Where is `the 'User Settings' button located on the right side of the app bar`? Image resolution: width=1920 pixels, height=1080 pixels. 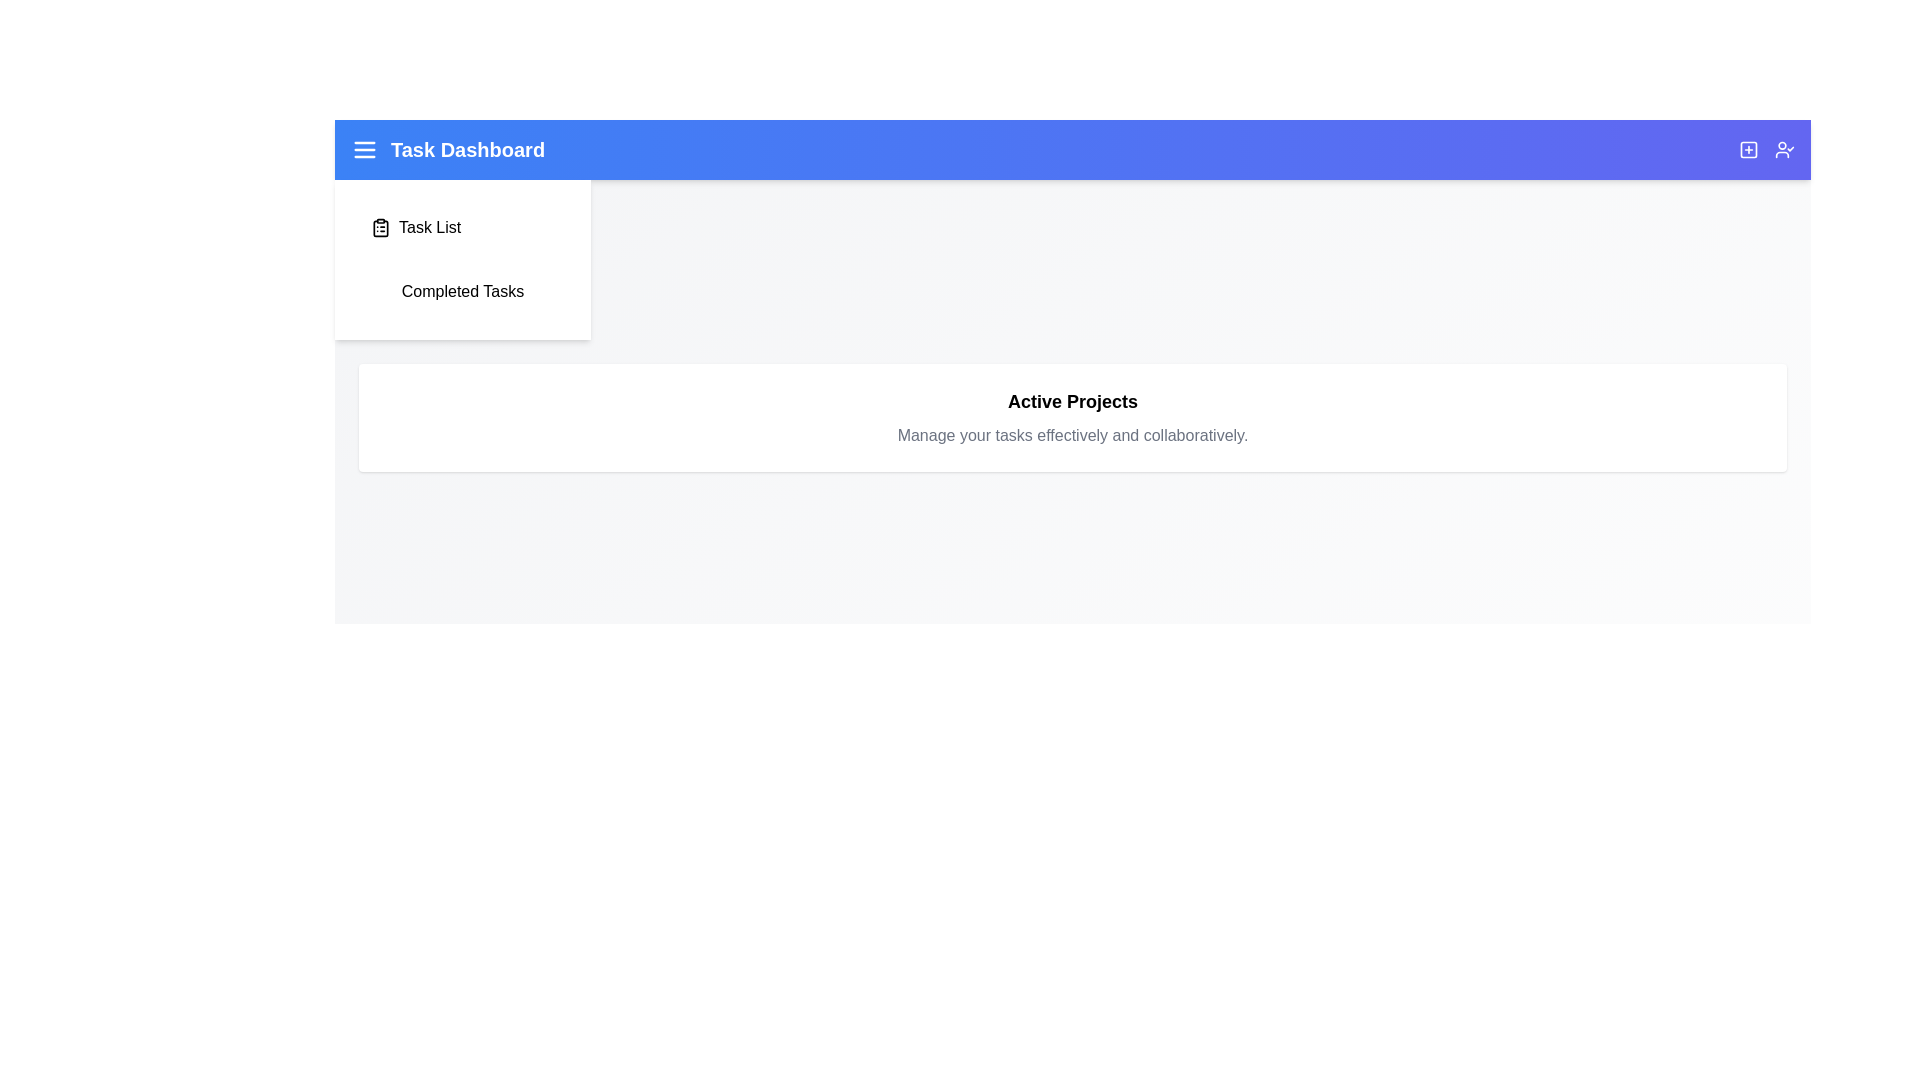 the 'User Settings' button located on the right side of the app bar is located at coordinates (1785, 149).